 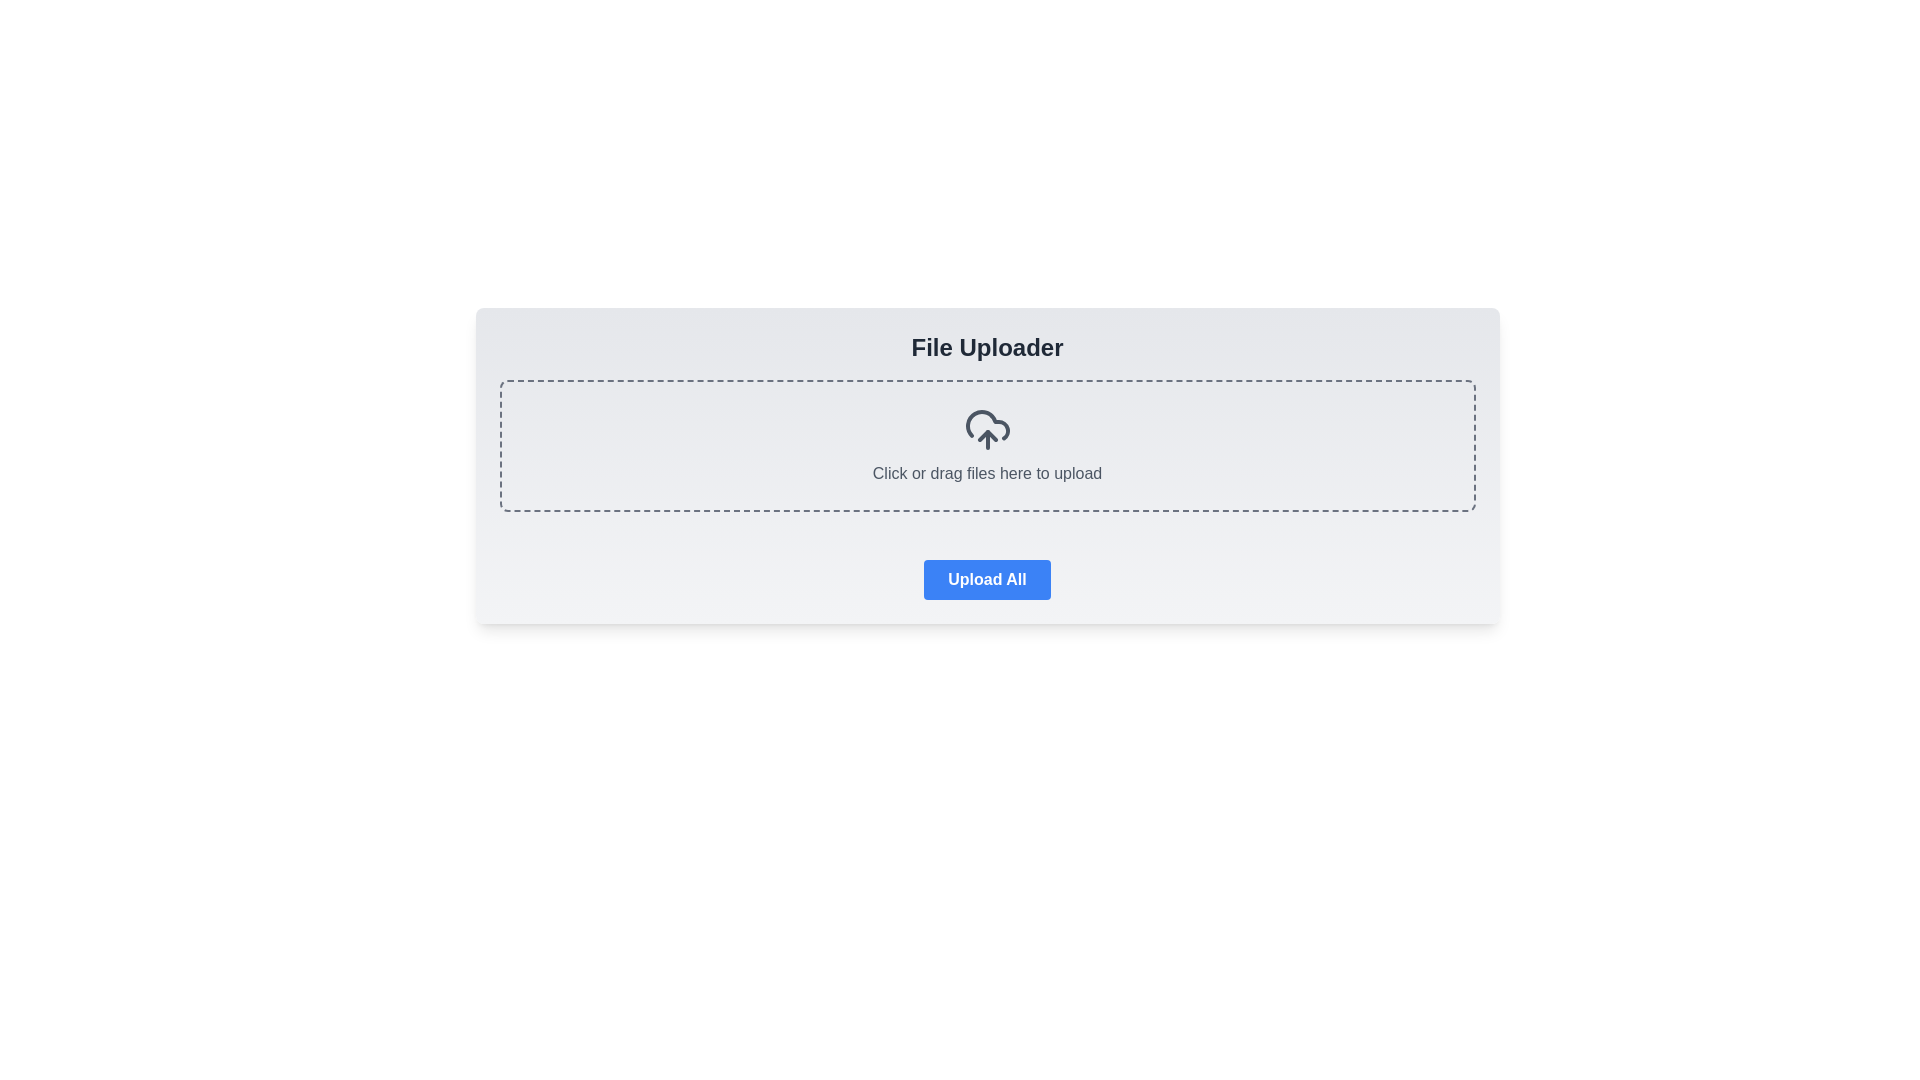 What do you see at coordinates (987, 424) in the screenshot?
I see `the decorative upload icon represented by a cloud, which is located vertically centered between the 'Click or drag files here to upload' prompt and the 'Upload All' button` at bounding box center [987, 424].